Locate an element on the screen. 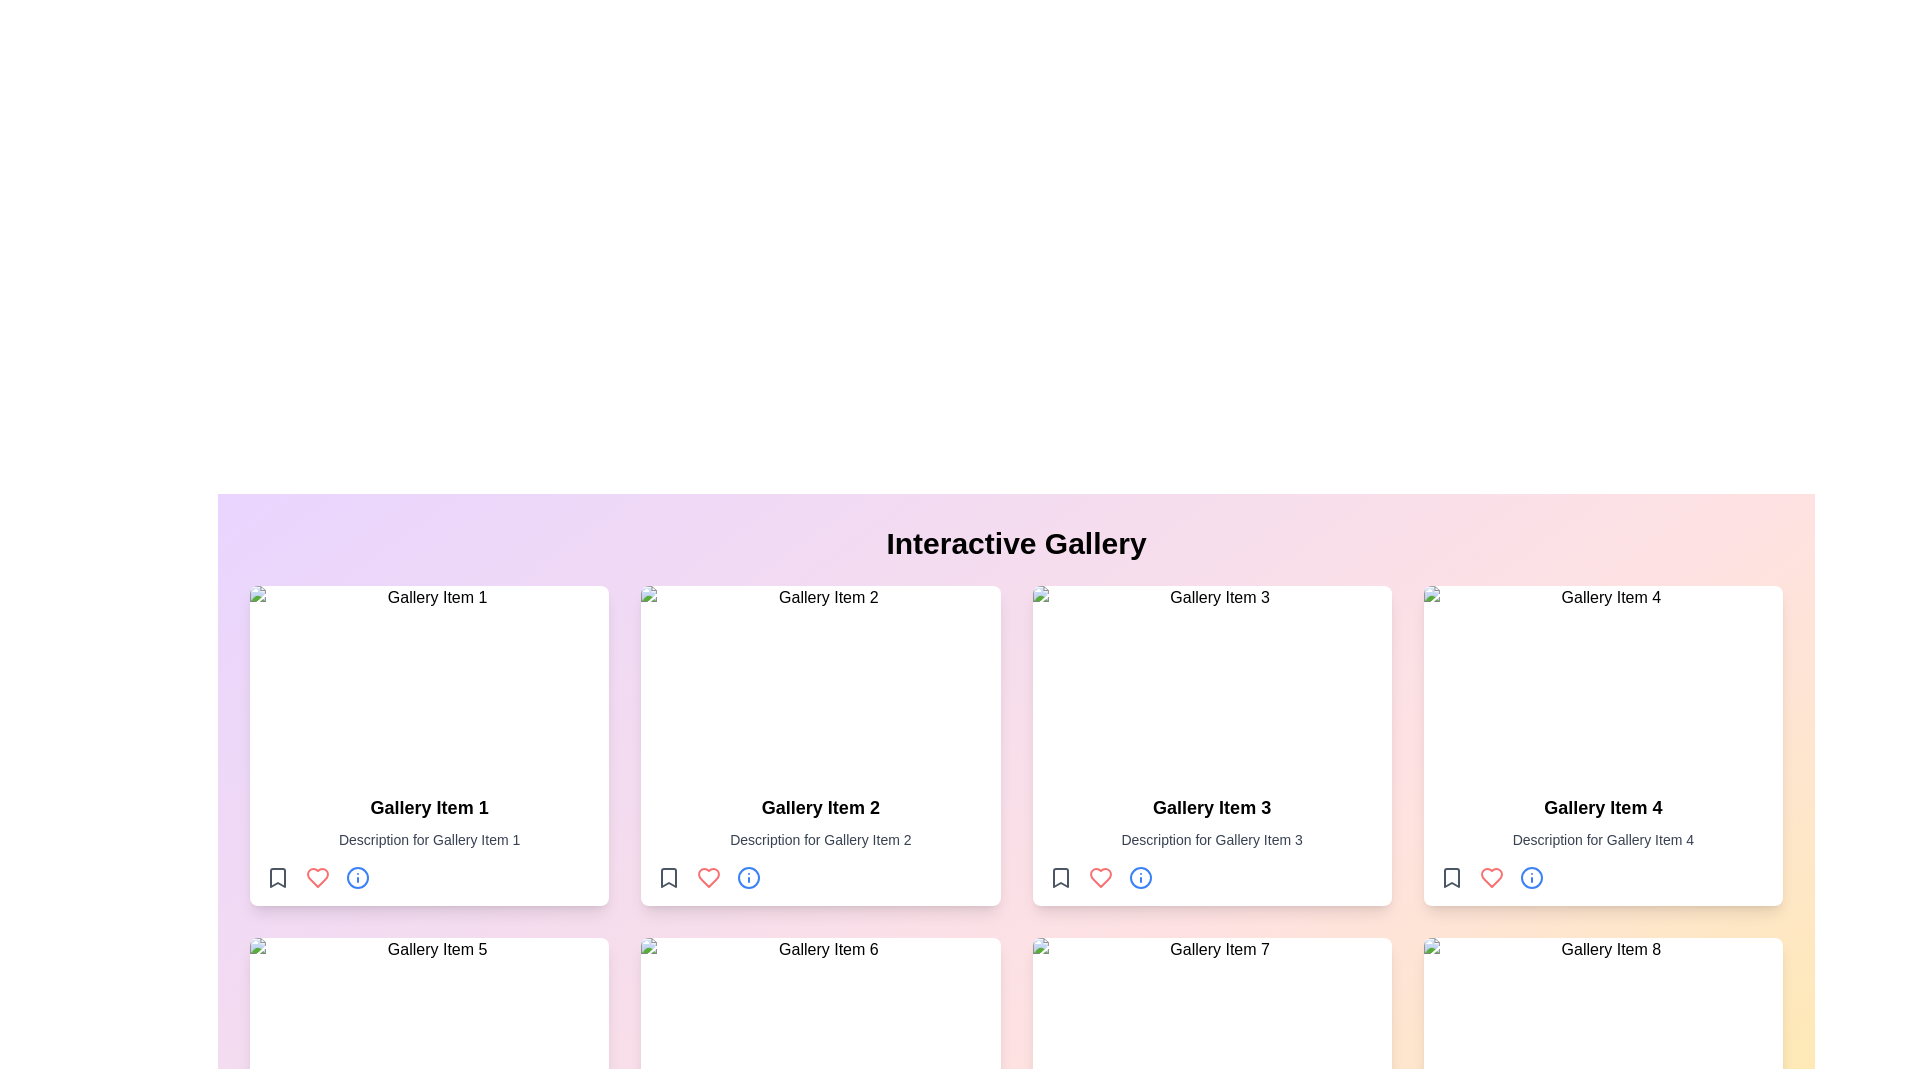 The image size is (1920, 1080). the static text label providing additional information about 'Gallery Item 3', which is positioned directly below its title and above a row of icons is located at coordinates (1211, 840).